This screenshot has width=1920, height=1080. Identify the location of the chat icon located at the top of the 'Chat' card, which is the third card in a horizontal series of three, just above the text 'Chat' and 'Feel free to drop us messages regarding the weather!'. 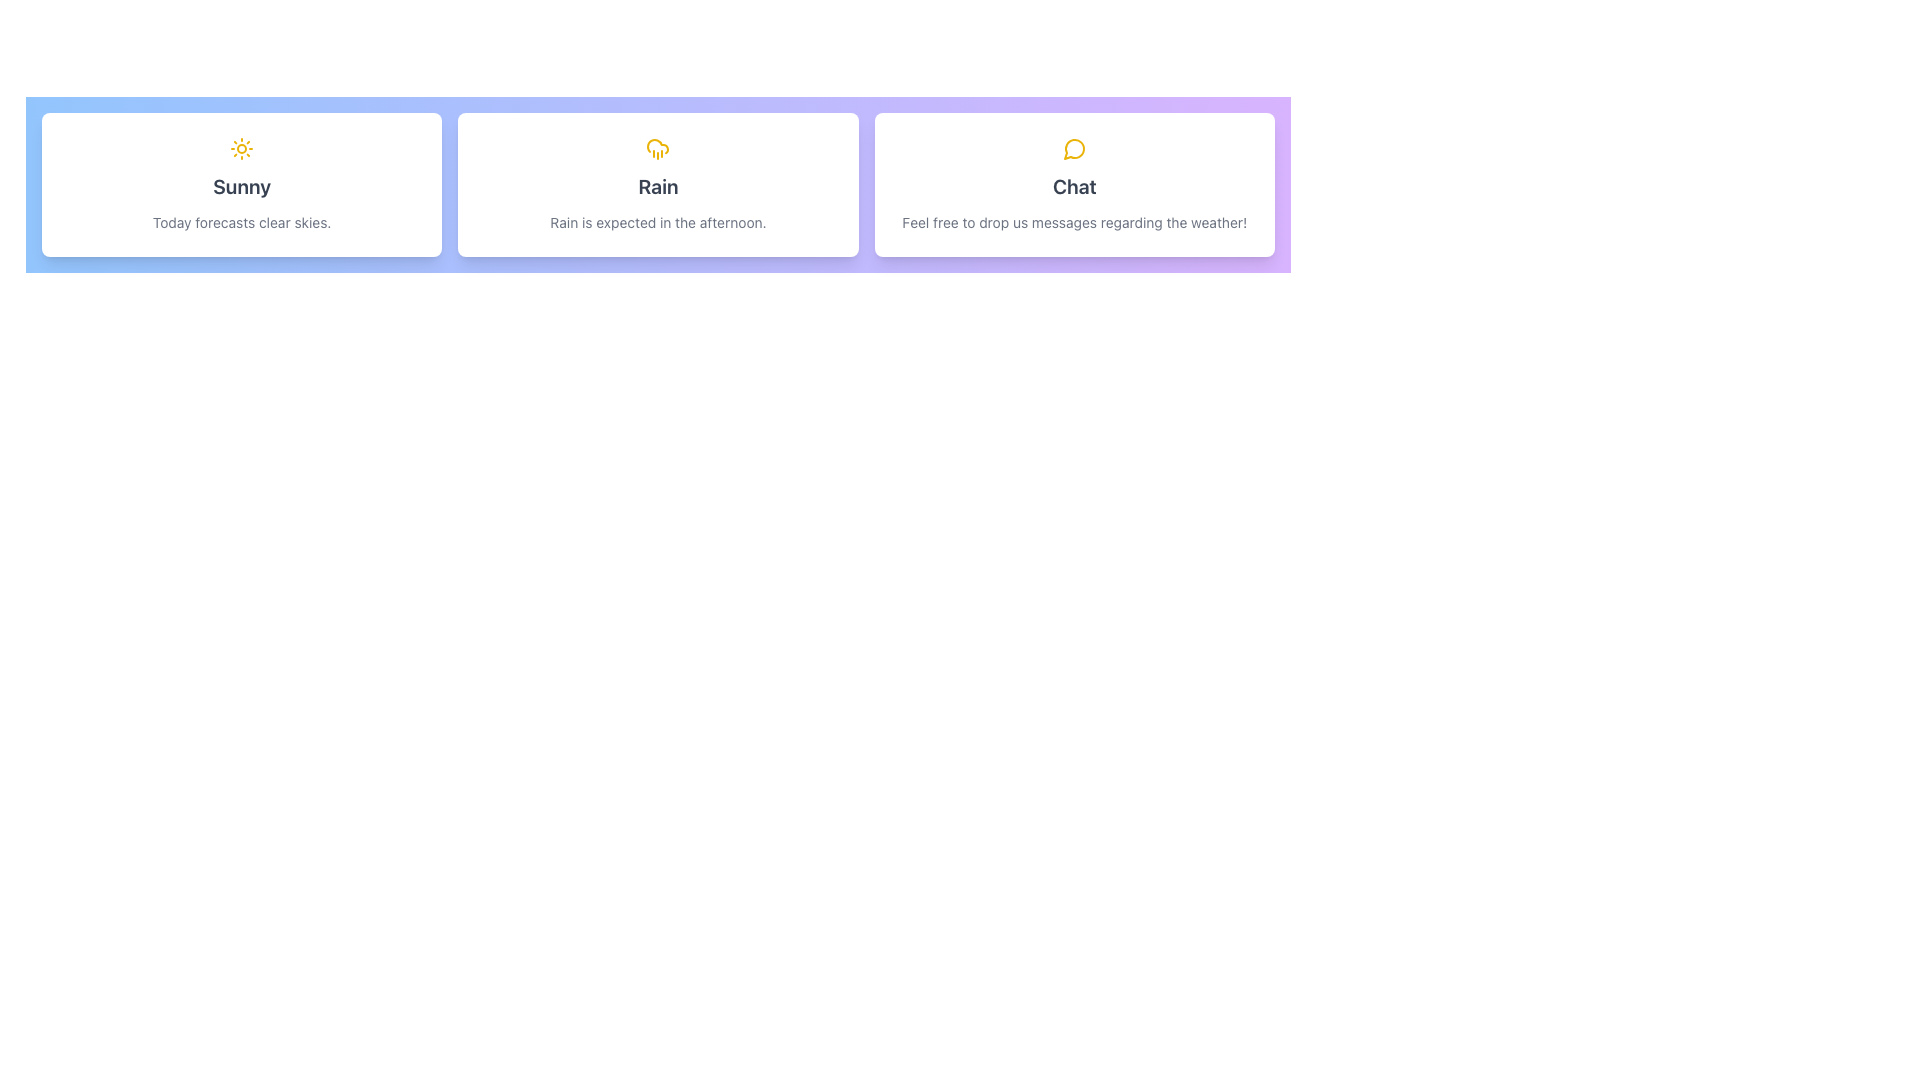
(1073, 148).